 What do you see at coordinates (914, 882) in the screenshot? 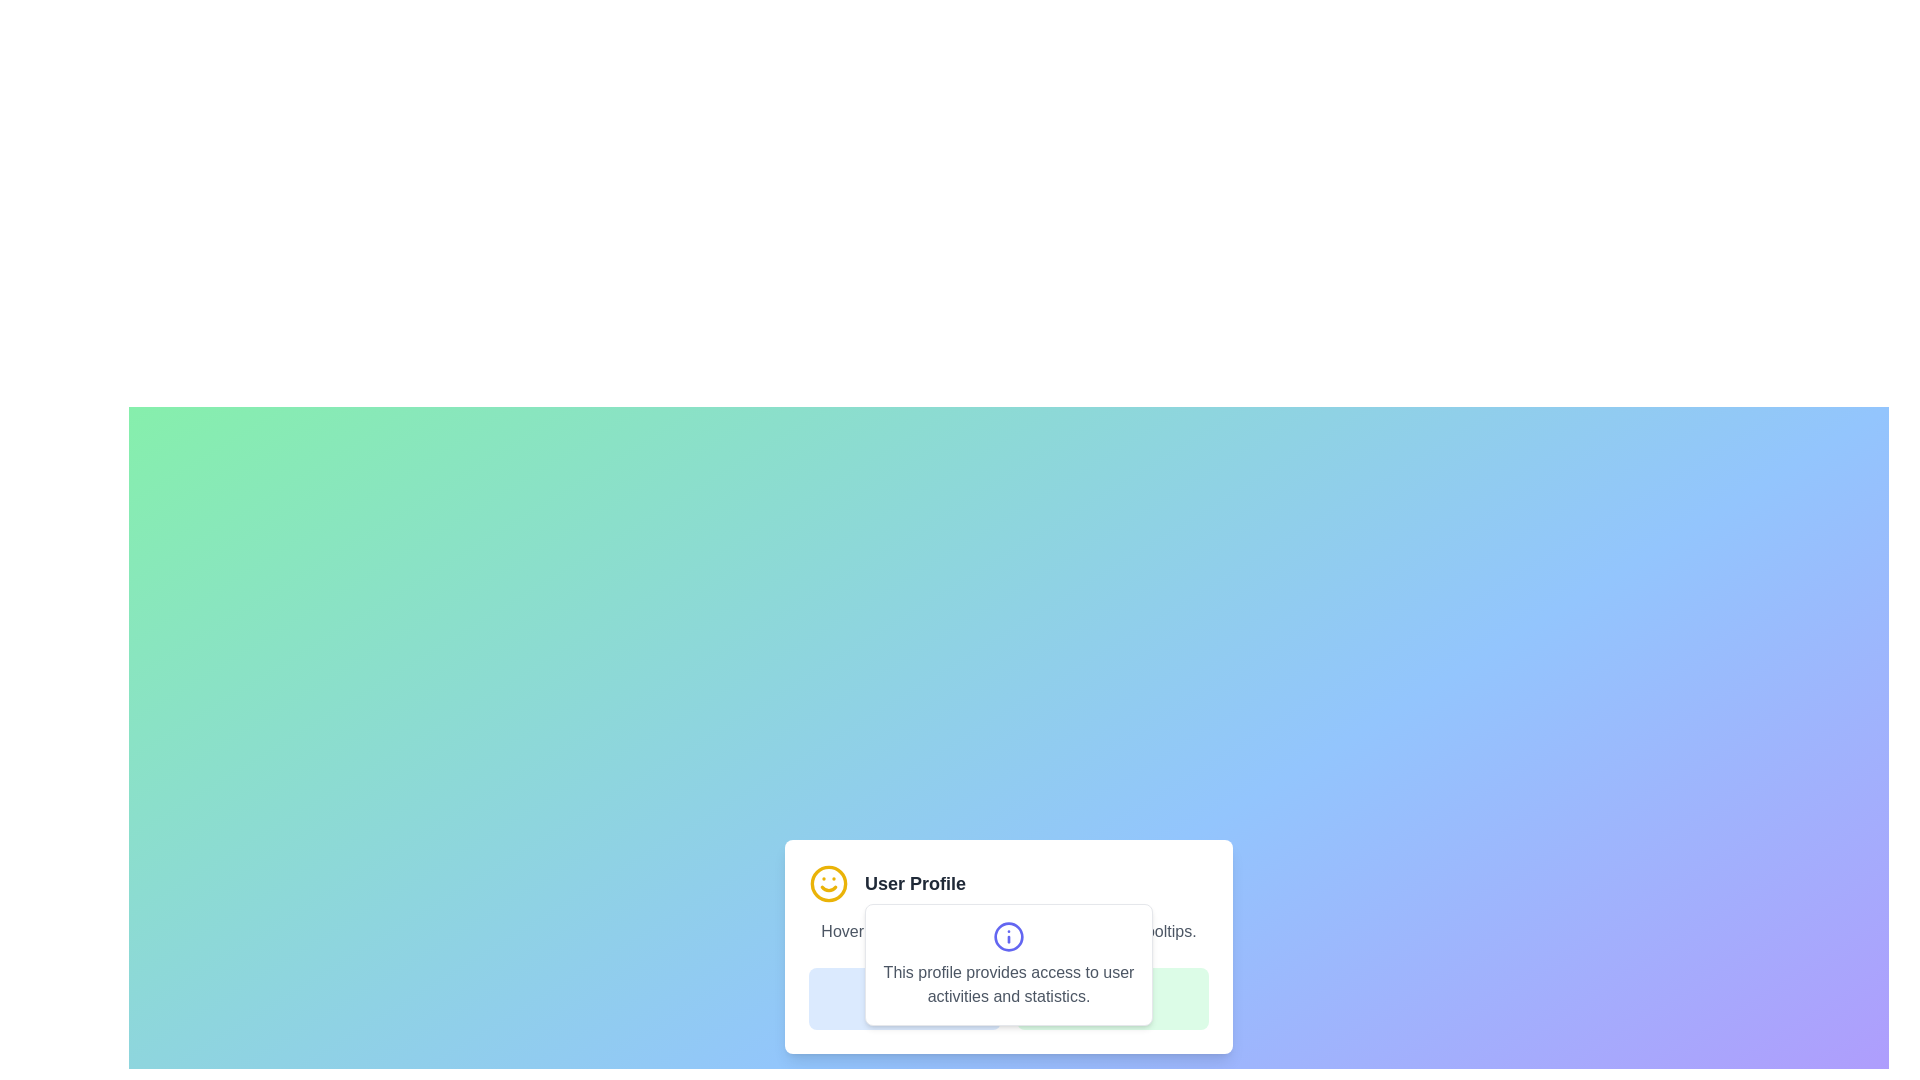
I see `the 'User Profile' text label element, which is styled in bold, large gray characters and is located to the right of a yellow smiley face icon` at bounding box center [914, 882].